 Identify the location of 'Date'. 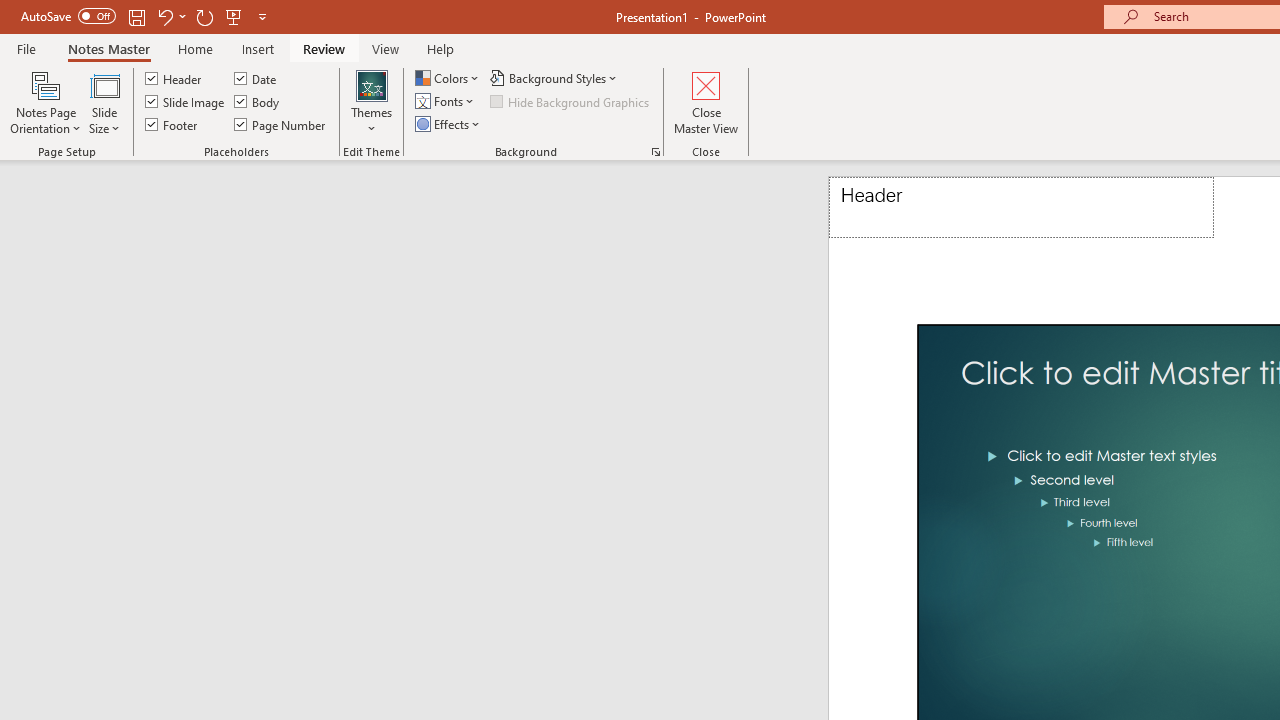
(255, 77).